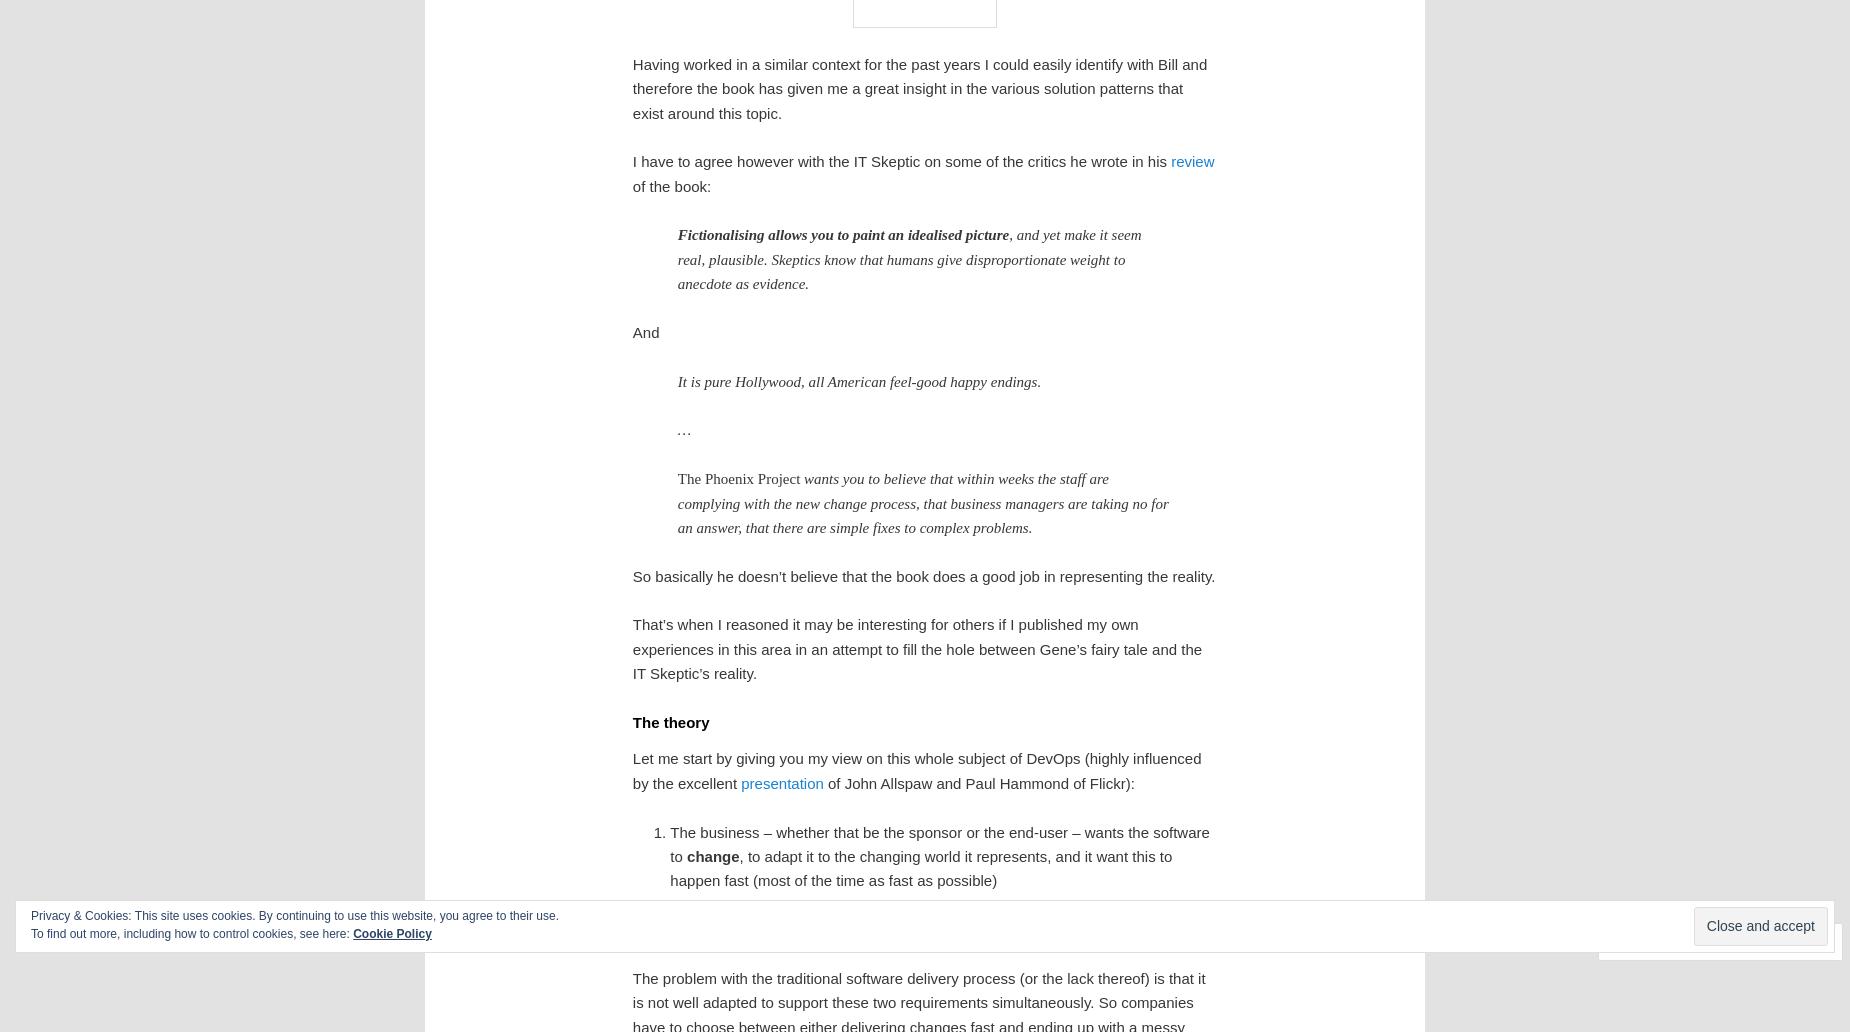  What do you see at coordinates (823, 782) in the screenshot?
I see `'of John Allspaw and Paul Hammond of Flickr):'` at bounding box center [823, 782].